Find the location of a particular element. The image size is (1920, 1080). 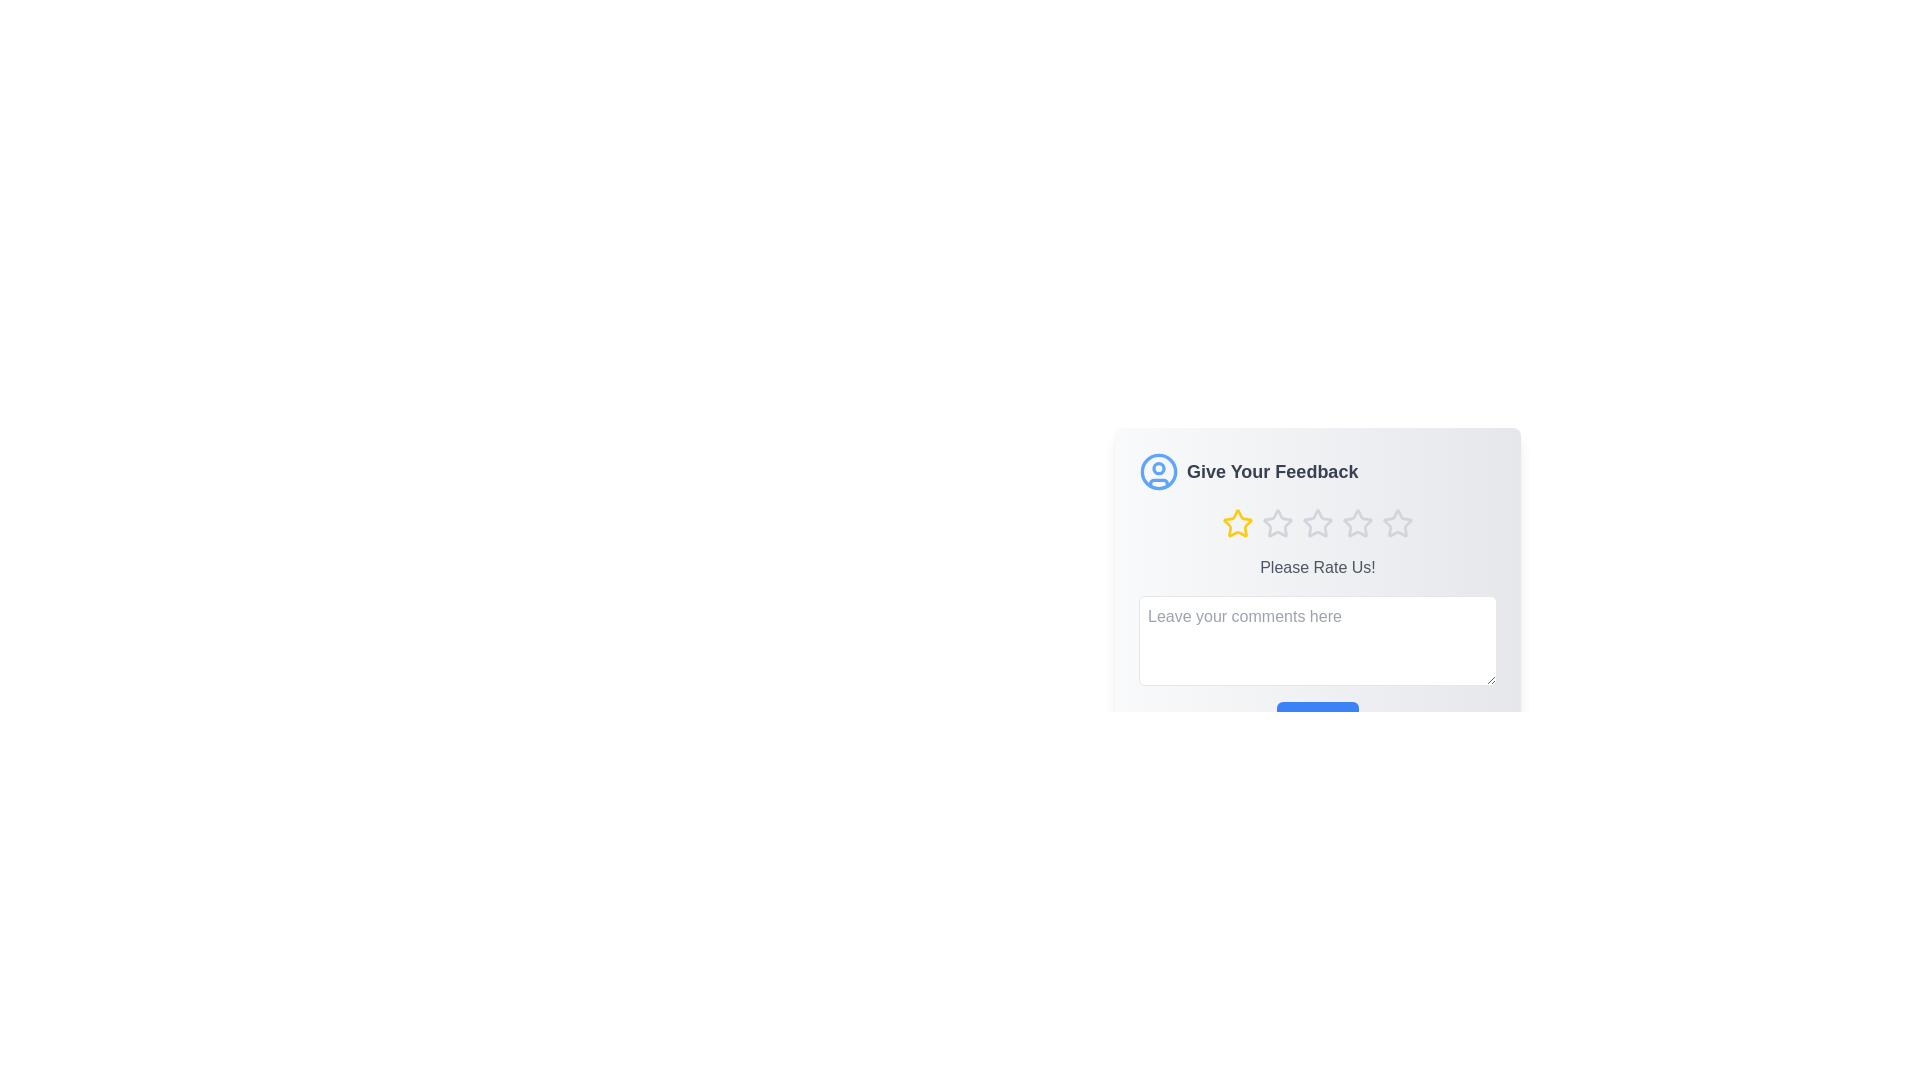

the Rating widget (interactive stars) is located at coordinates (1318, 523).